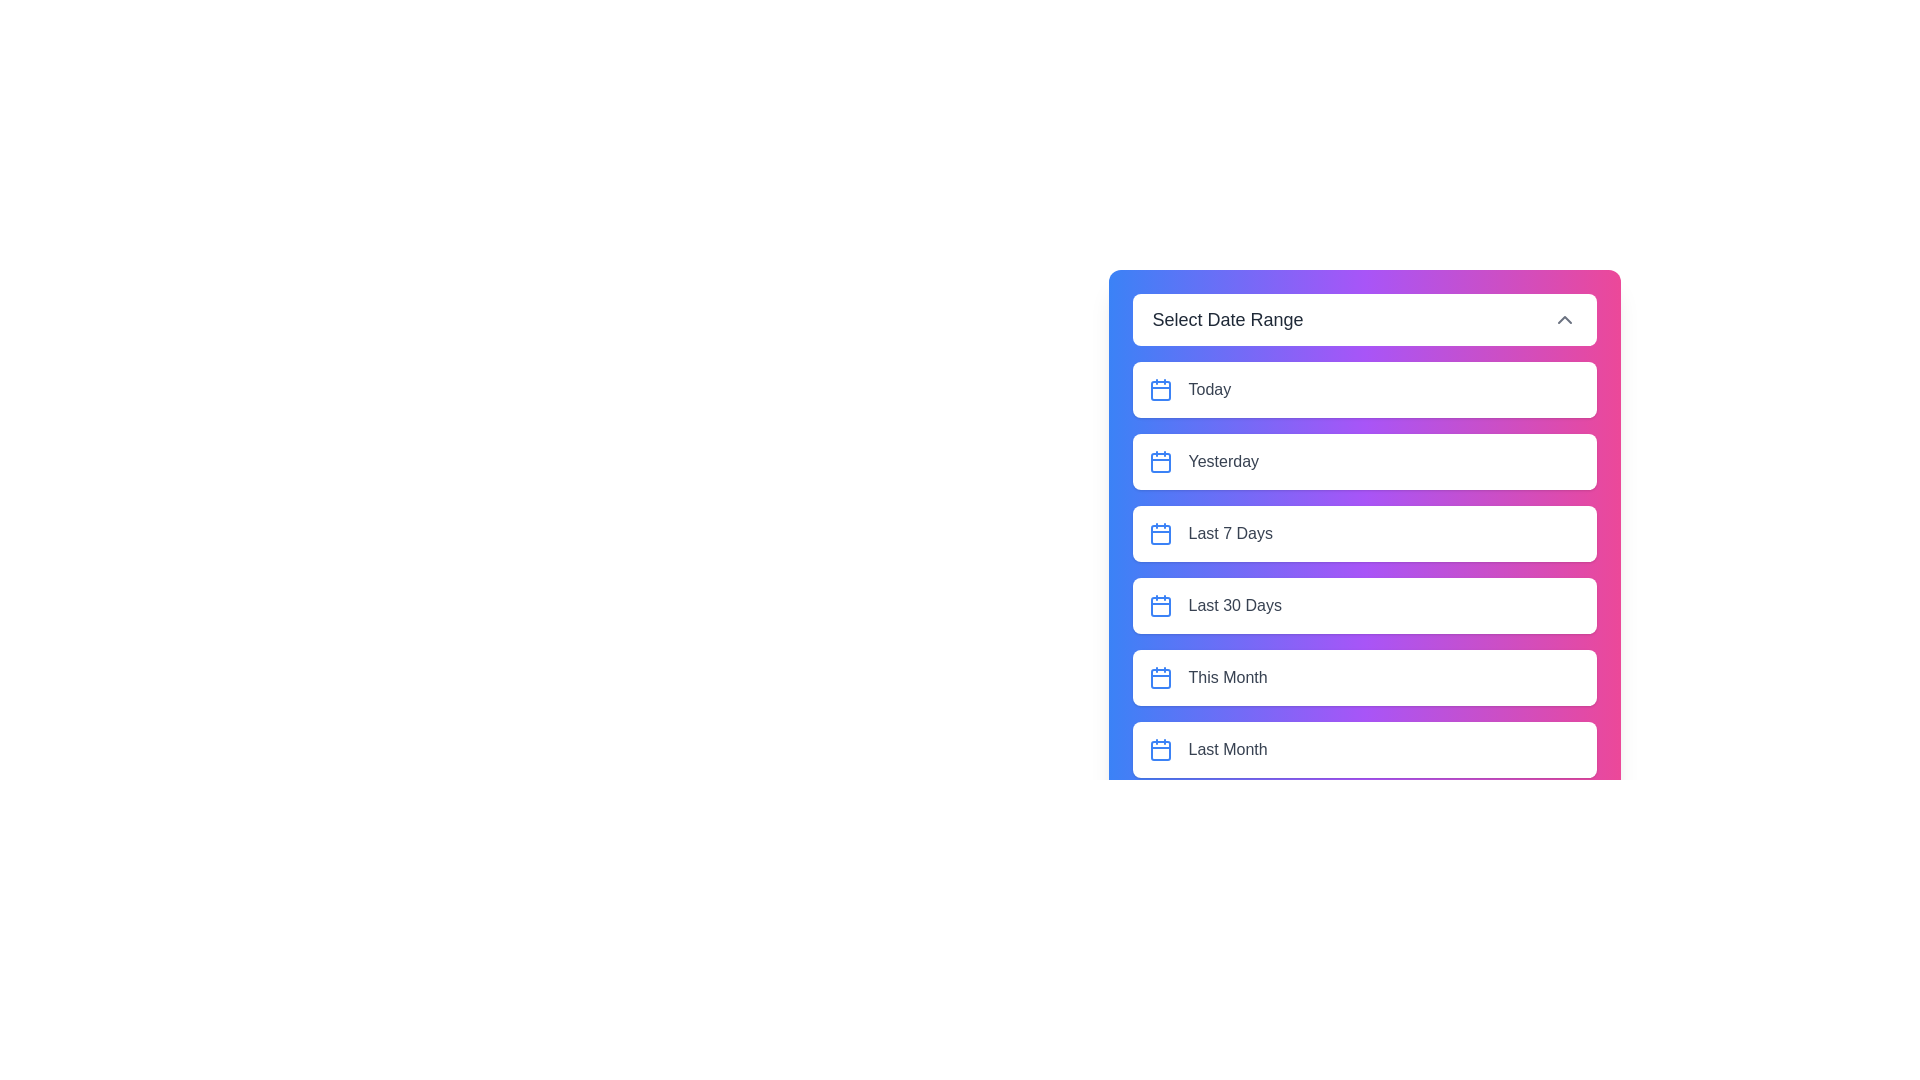 The width and height of the screenshot is (1920, 1080). What do you see at coordinates (1363, 532) in the screenshot?
I see `the date range option Last 7 Days from the list` at bounding box center [1363, 532].